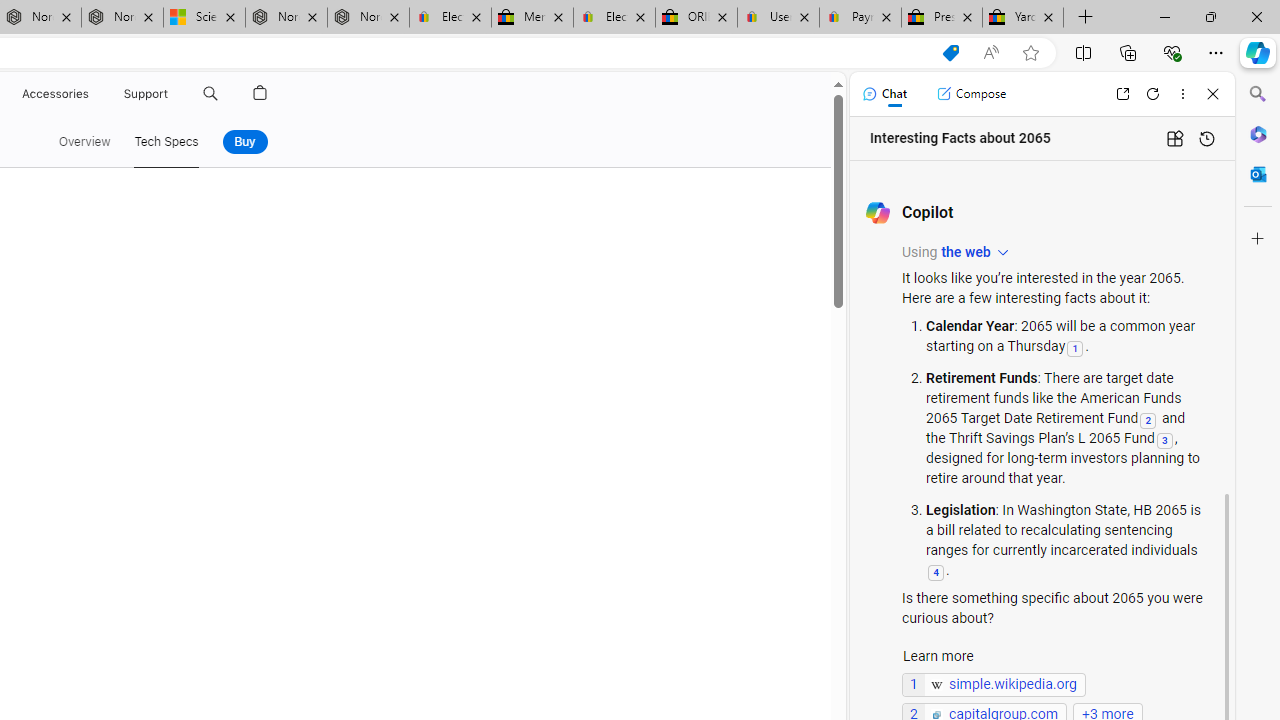 The height and width of the screenshot is (720, 1280). I want to click on 'Support menu', so click(172, 93).